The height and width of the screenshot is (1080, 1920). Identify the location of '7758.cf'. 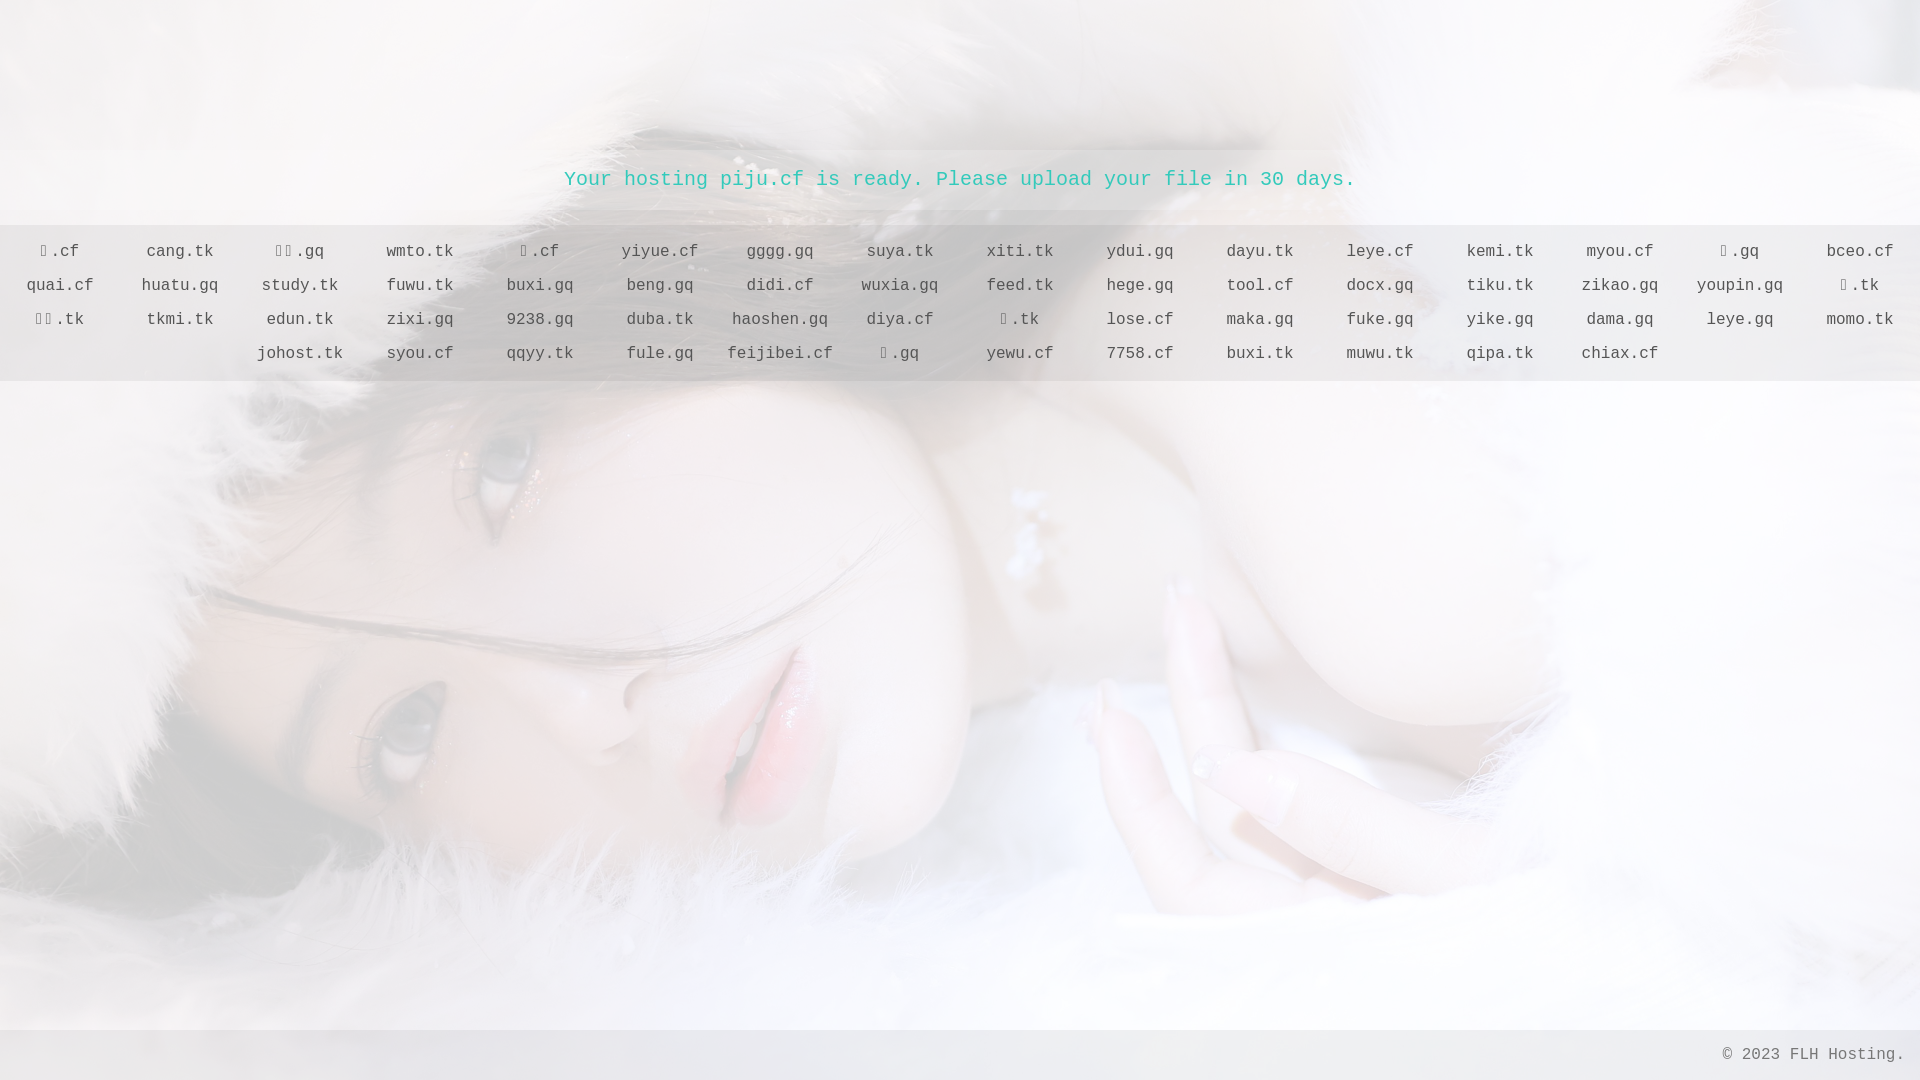
(1140, 353).